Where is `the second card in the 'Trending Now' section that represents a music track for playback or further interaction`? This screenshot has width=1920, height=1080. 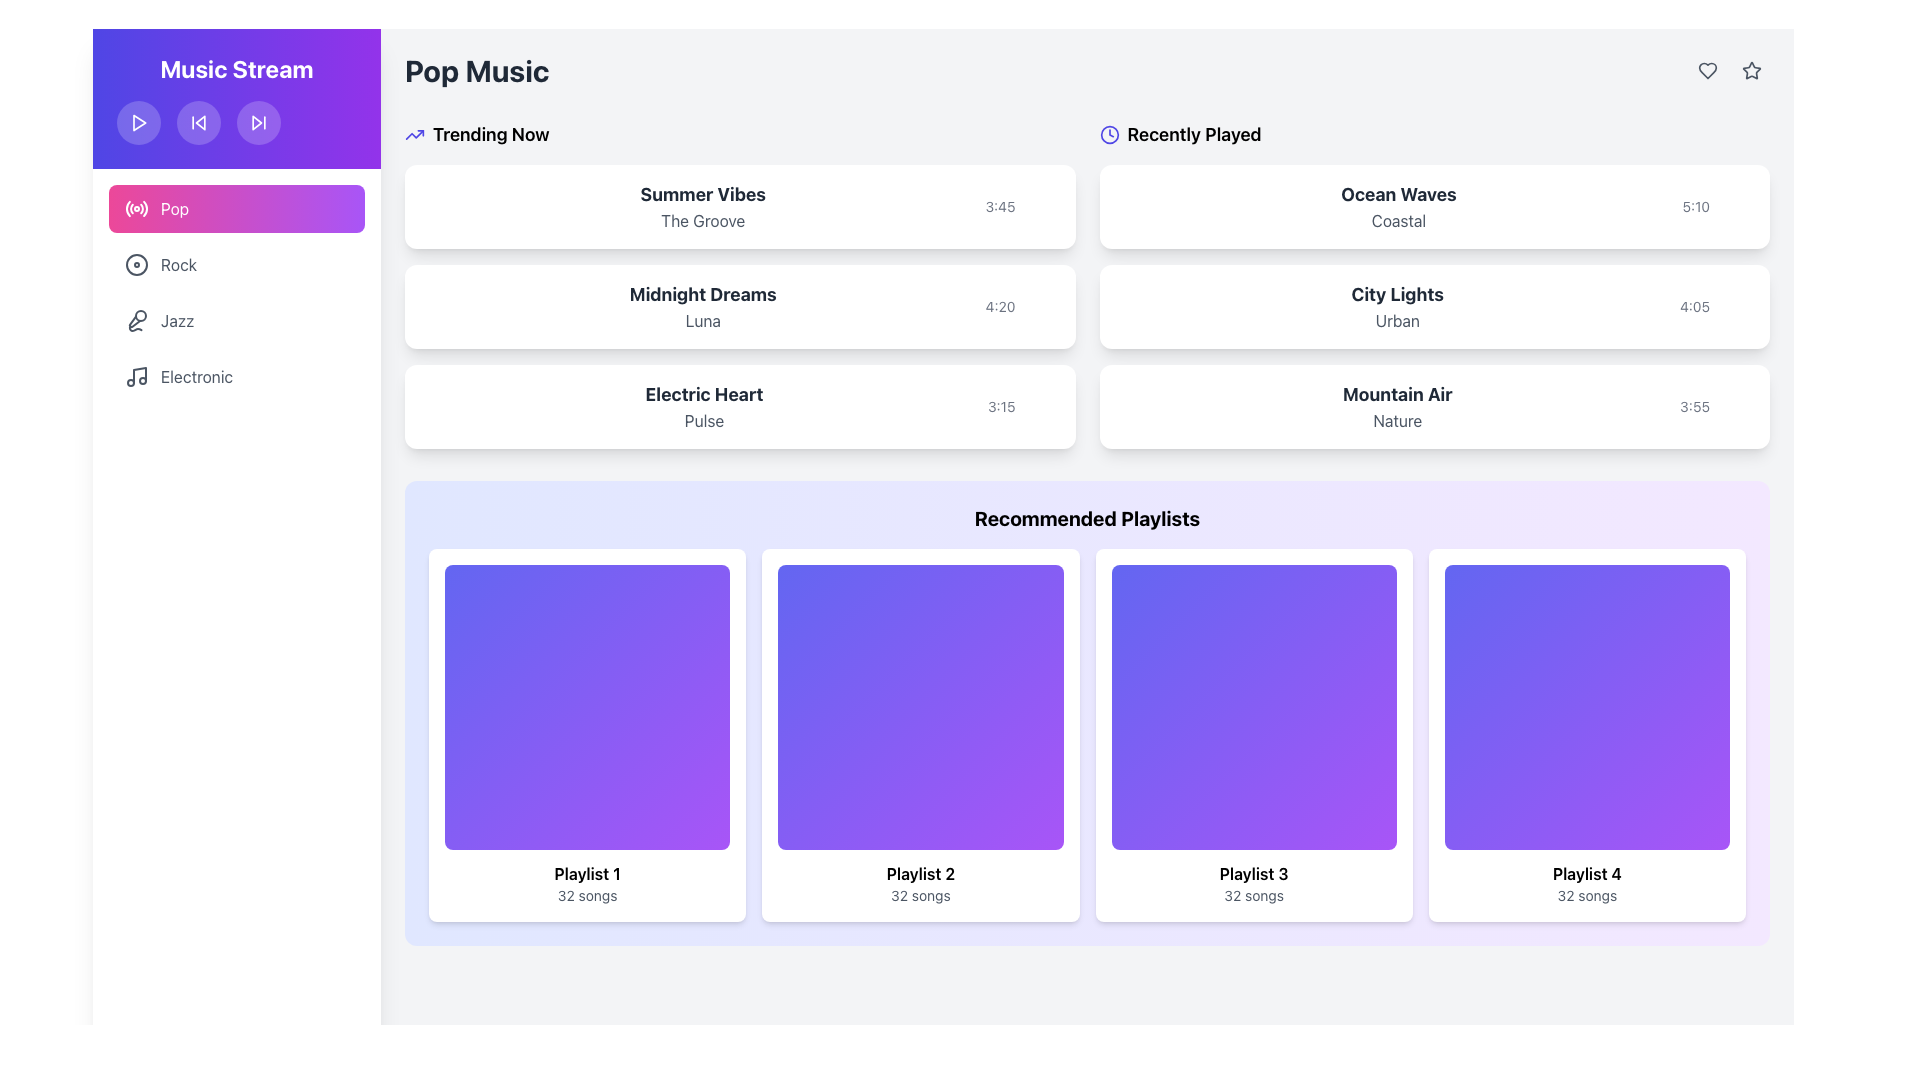 the second card in the 'Trending Now' section that represents a music track for playback or further interaction is located at coordinates (739, 307).